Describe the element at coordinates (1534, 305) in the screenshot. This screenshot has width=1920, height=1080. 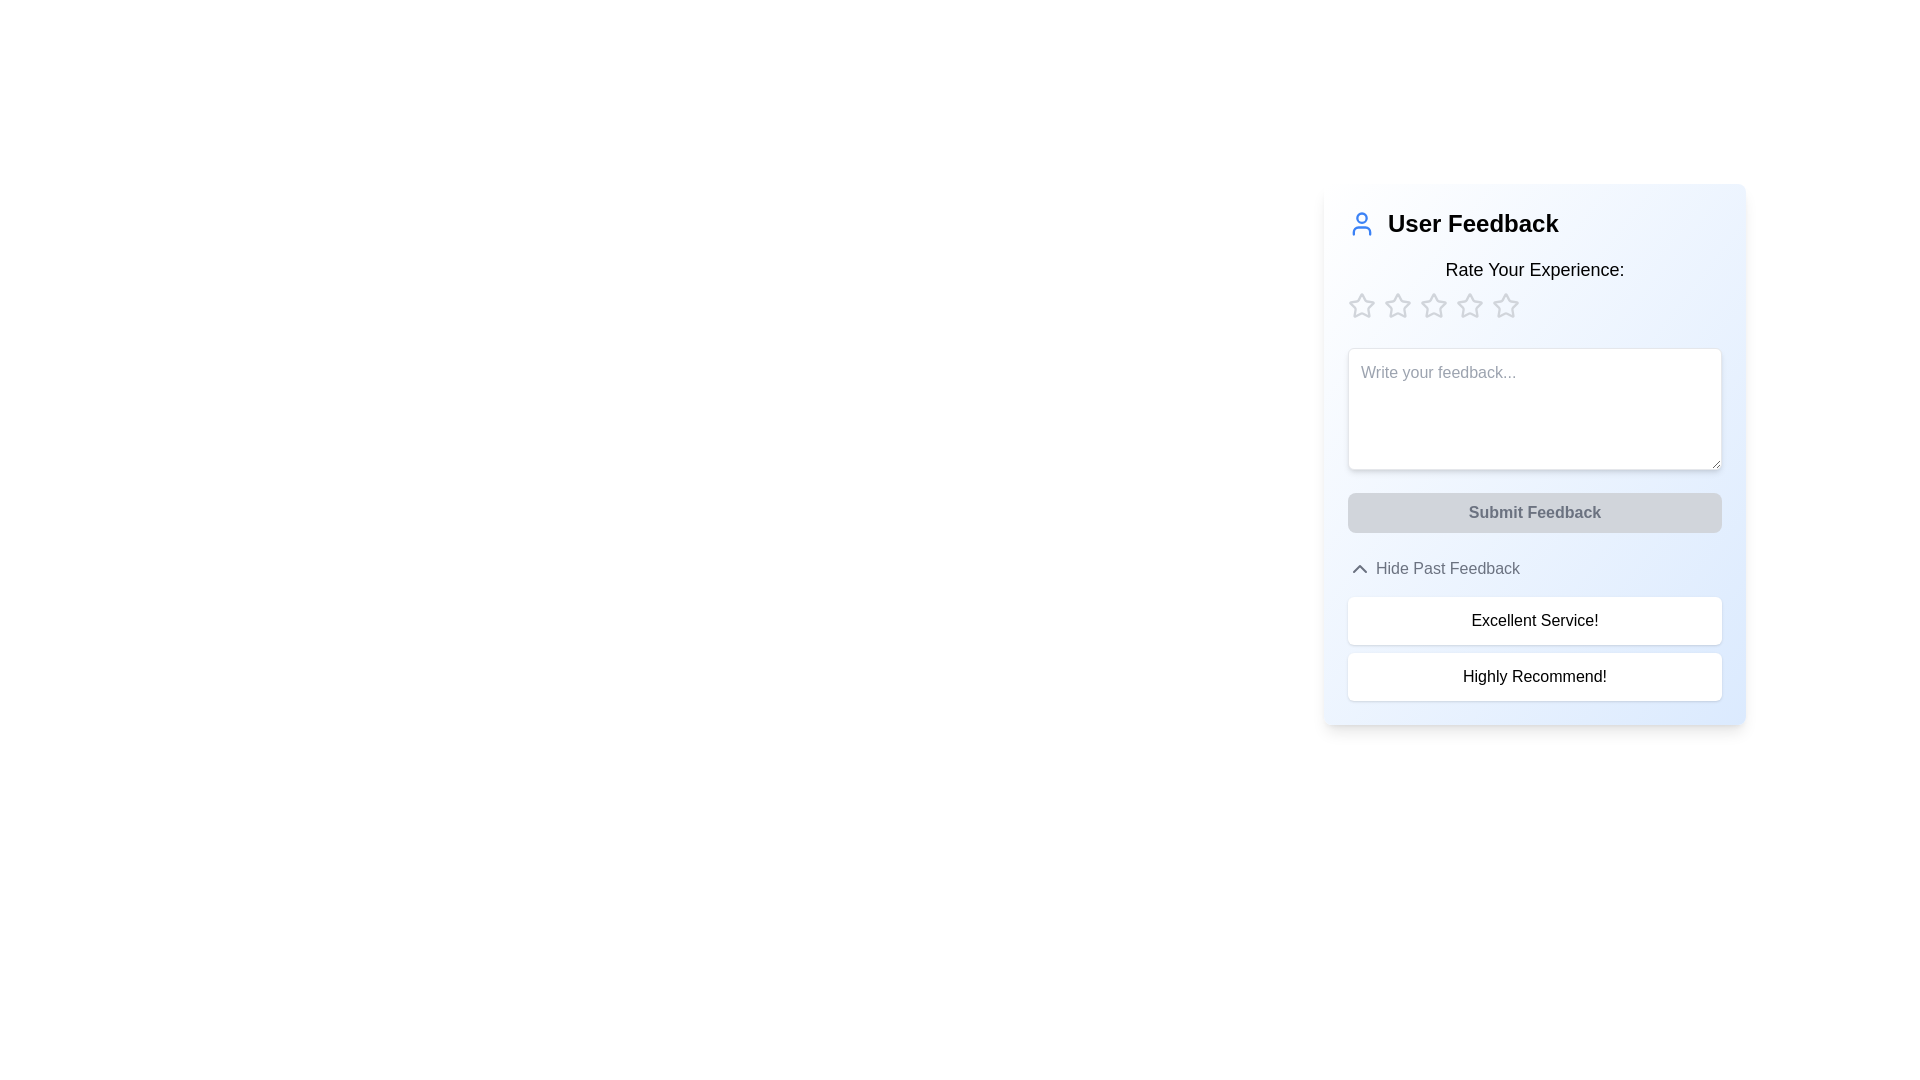
I see `each of the five star icons in the Star rating component to set the rating, which is located in the 'Rate Your Experience:' section above the comments area of the feedback form` at that location.